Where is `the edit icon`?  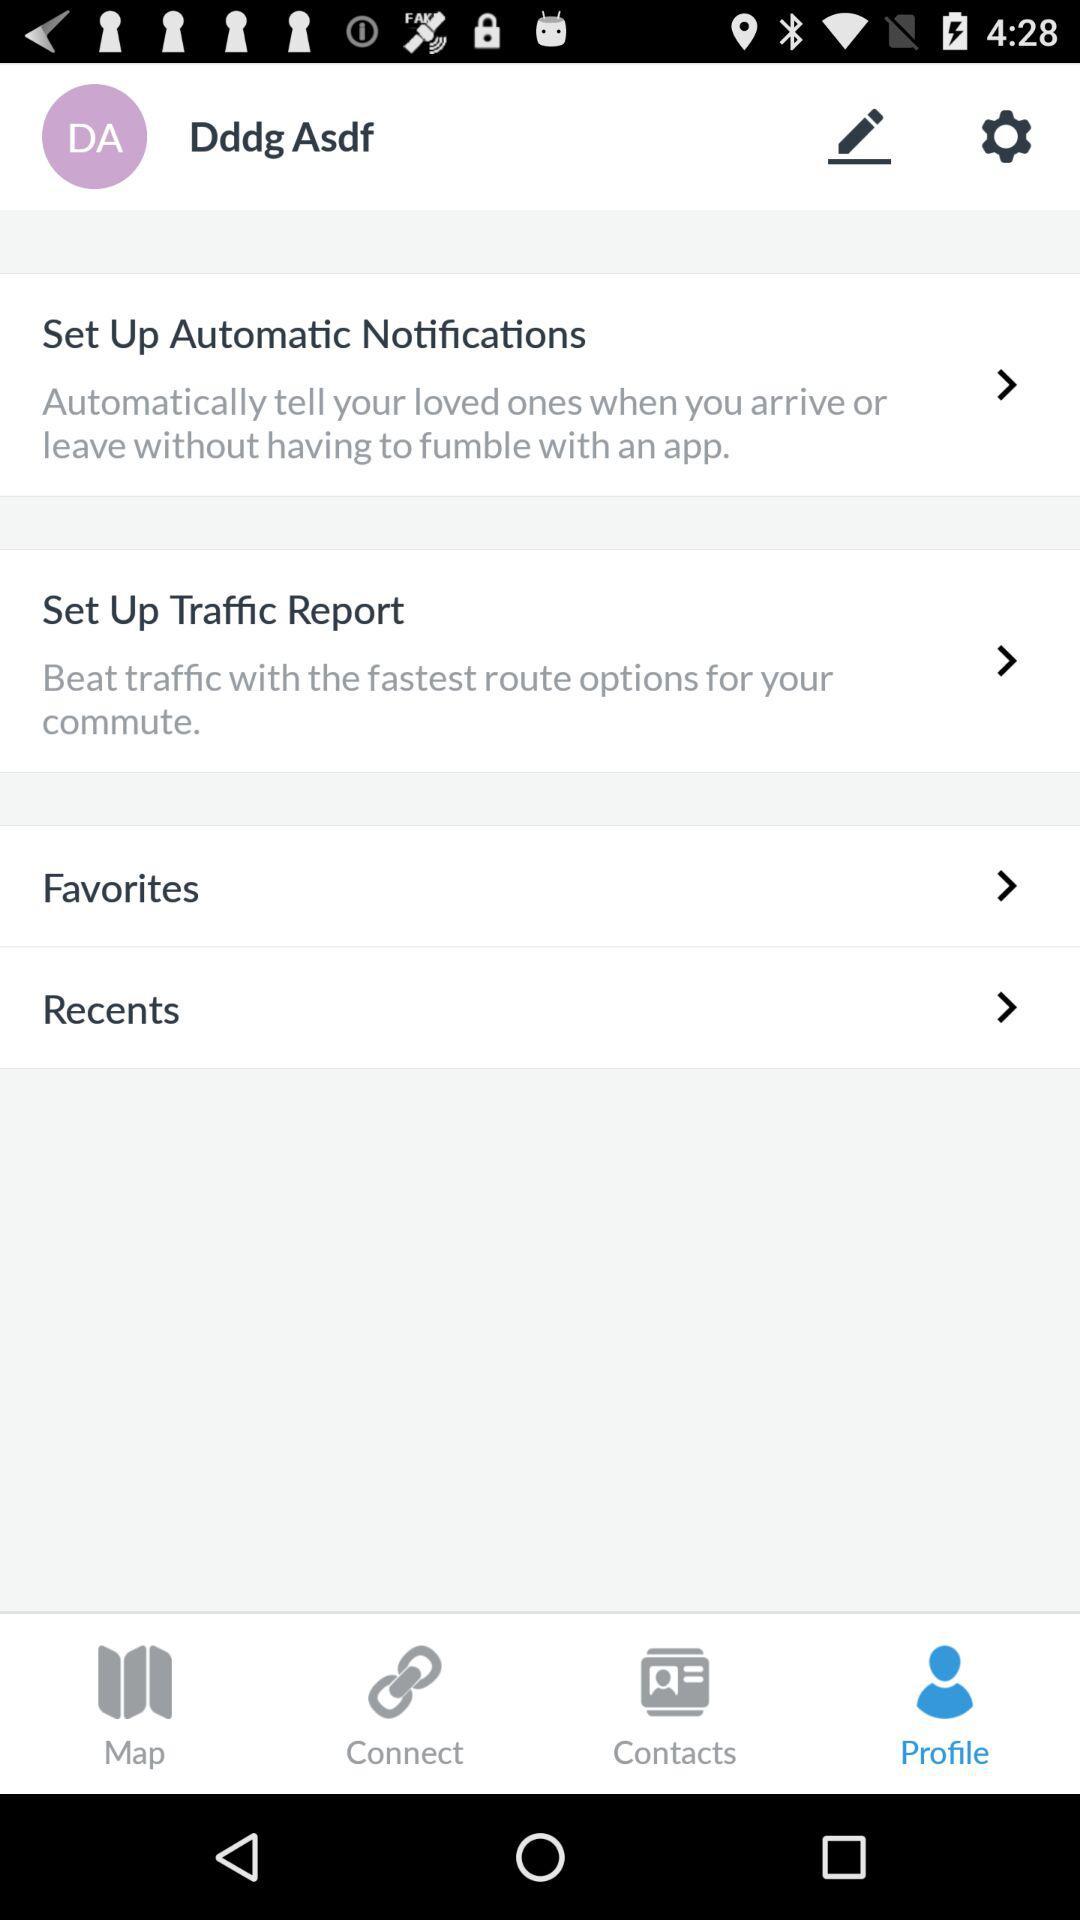
the edit icon is located at coordinates (858, 145).